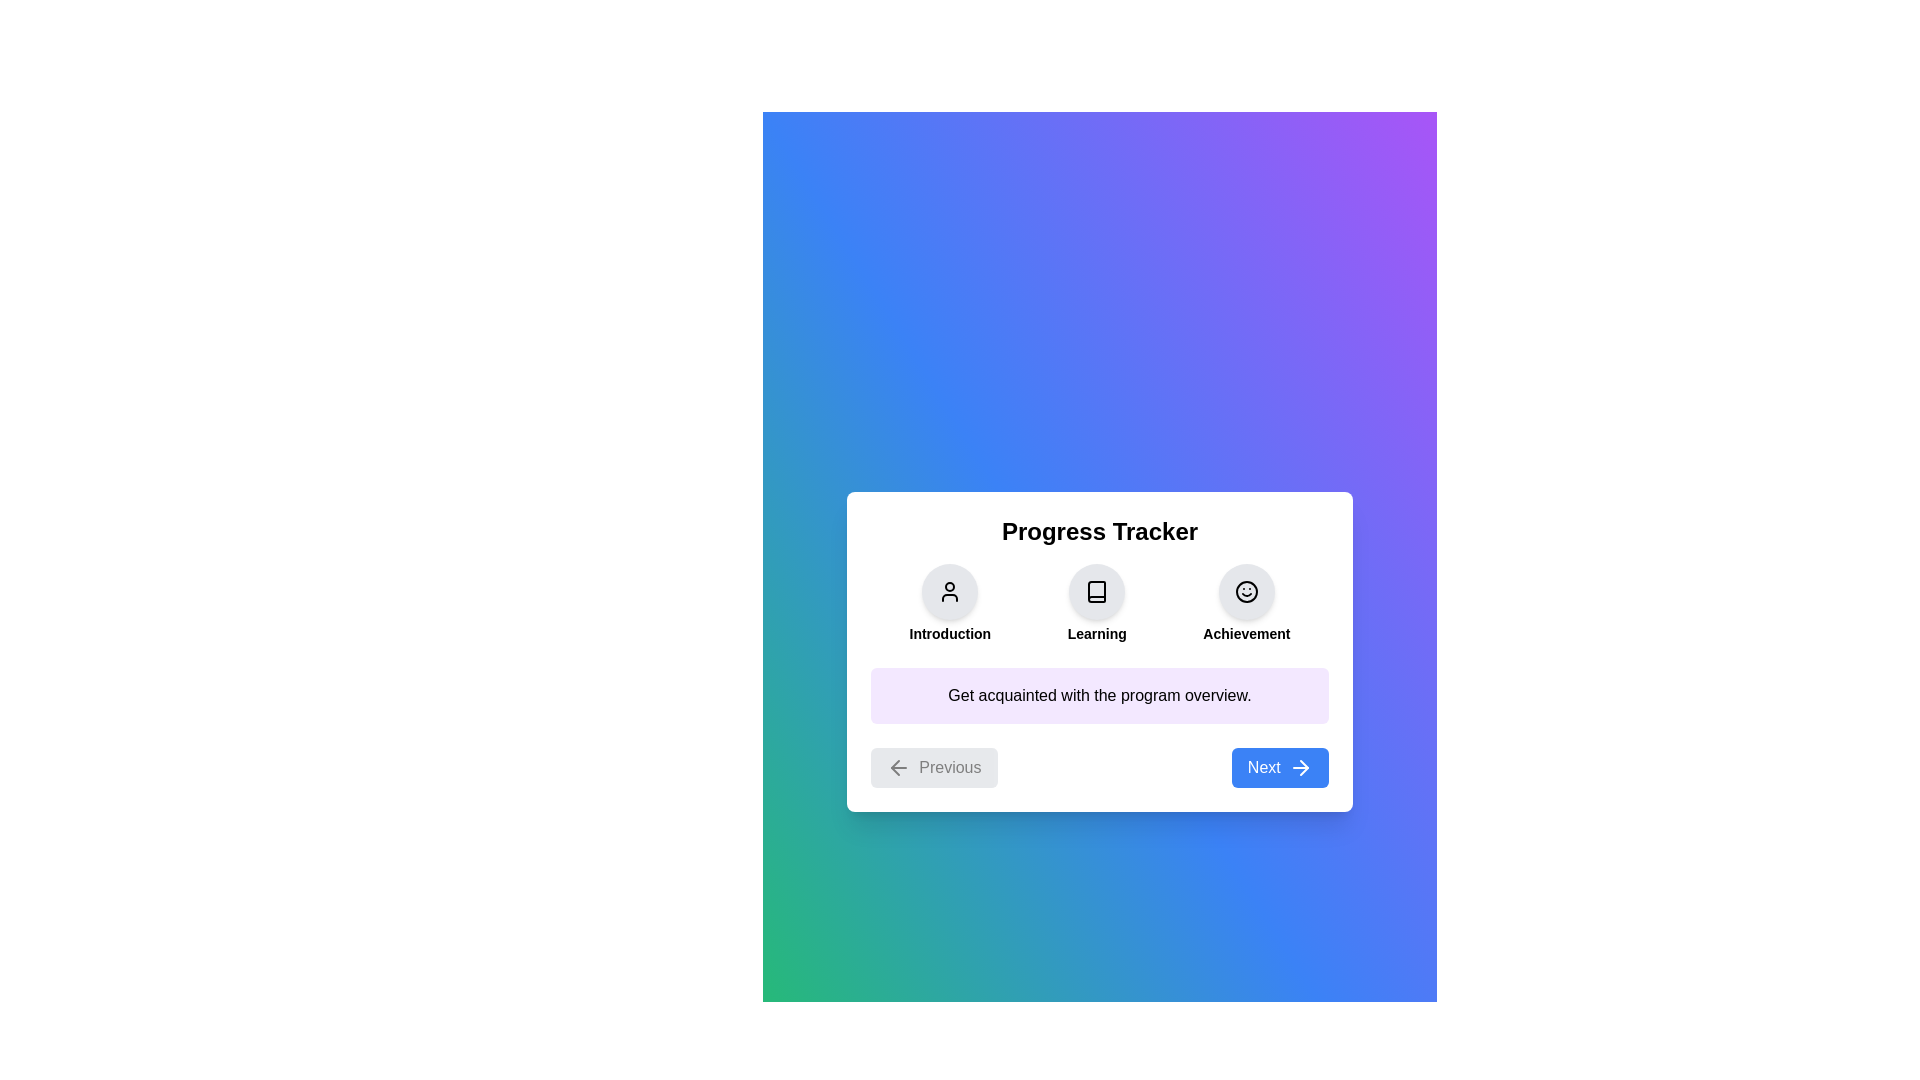 The height and width of the screenshot is (1080, 1920). What do you see at coordinates (1098, 651) in the screenshot?
I see `the background gradient to initiate a visual interaction` at bounding box center [1098, 651].